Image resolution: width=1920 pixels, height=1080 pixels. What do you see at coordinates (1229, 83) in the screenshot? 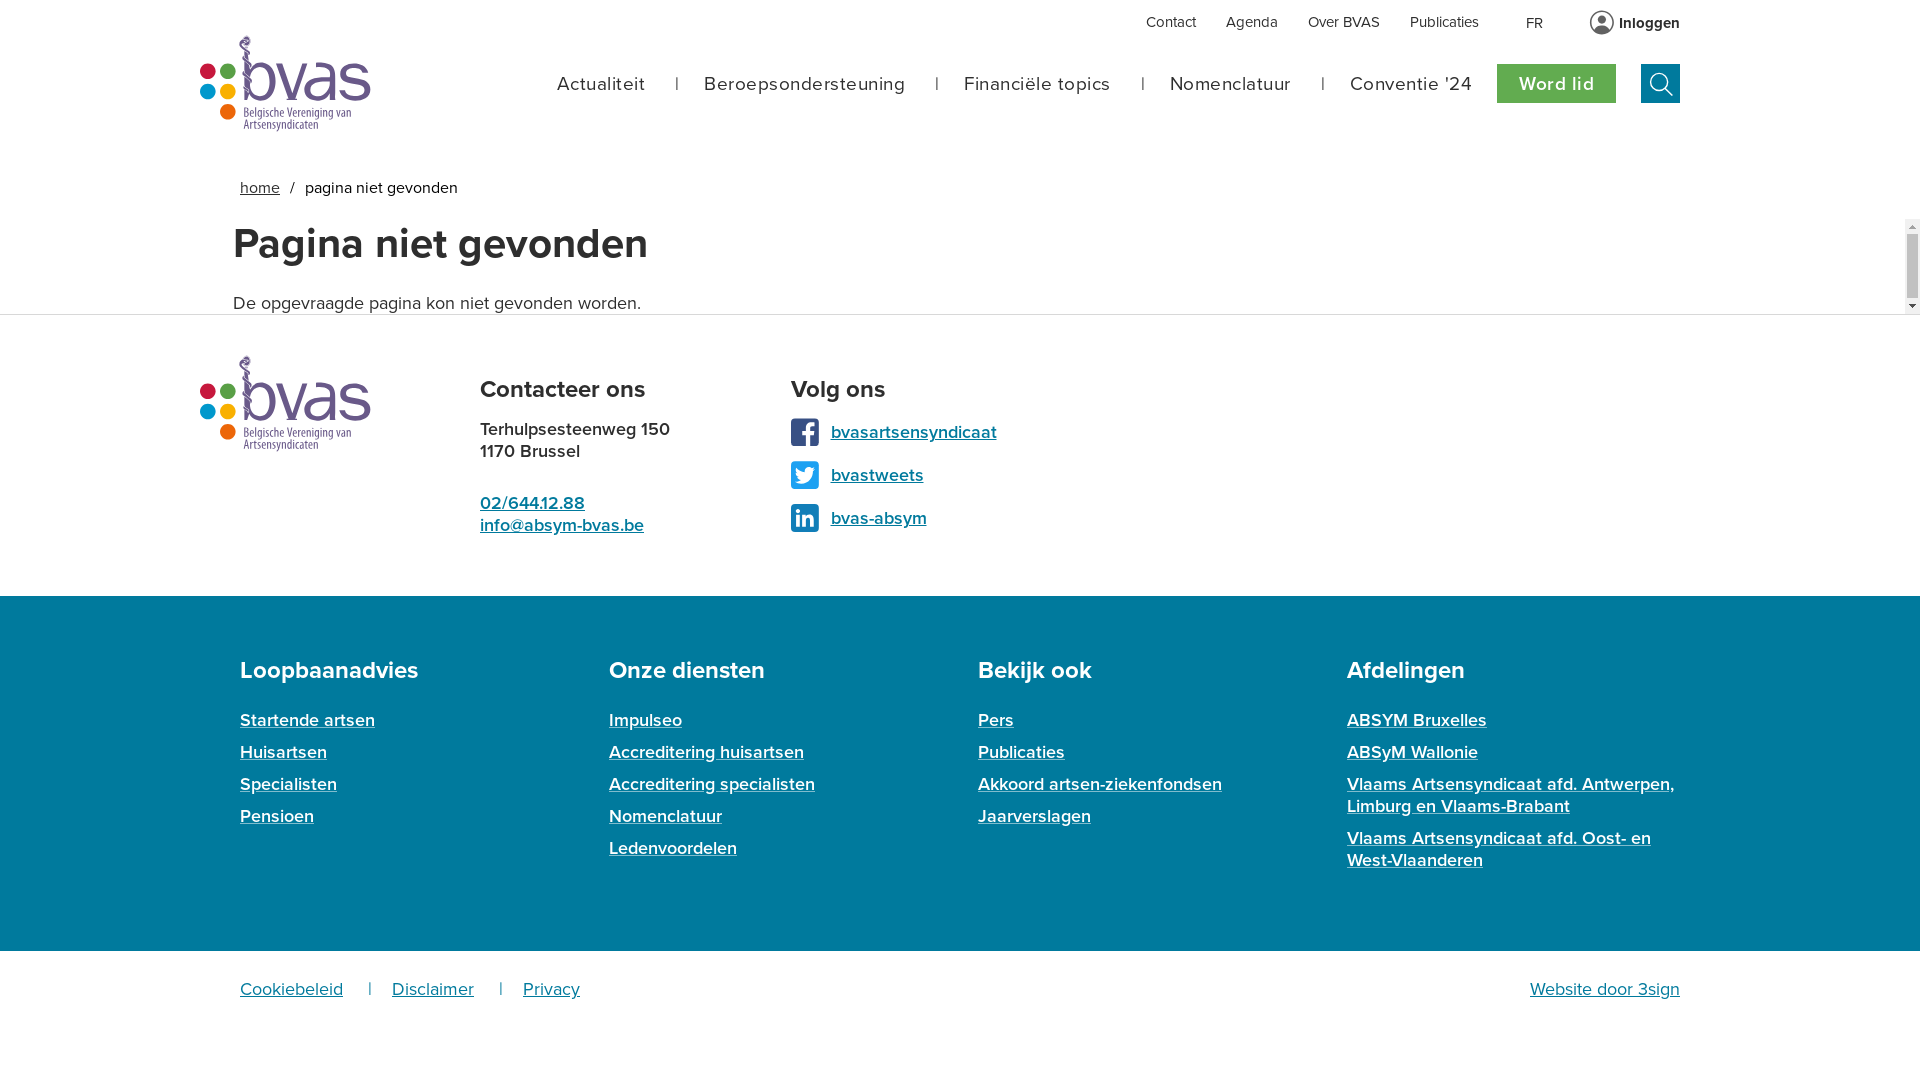
I see `'Nomenclatuur'` at bounding box center [1229, 83].